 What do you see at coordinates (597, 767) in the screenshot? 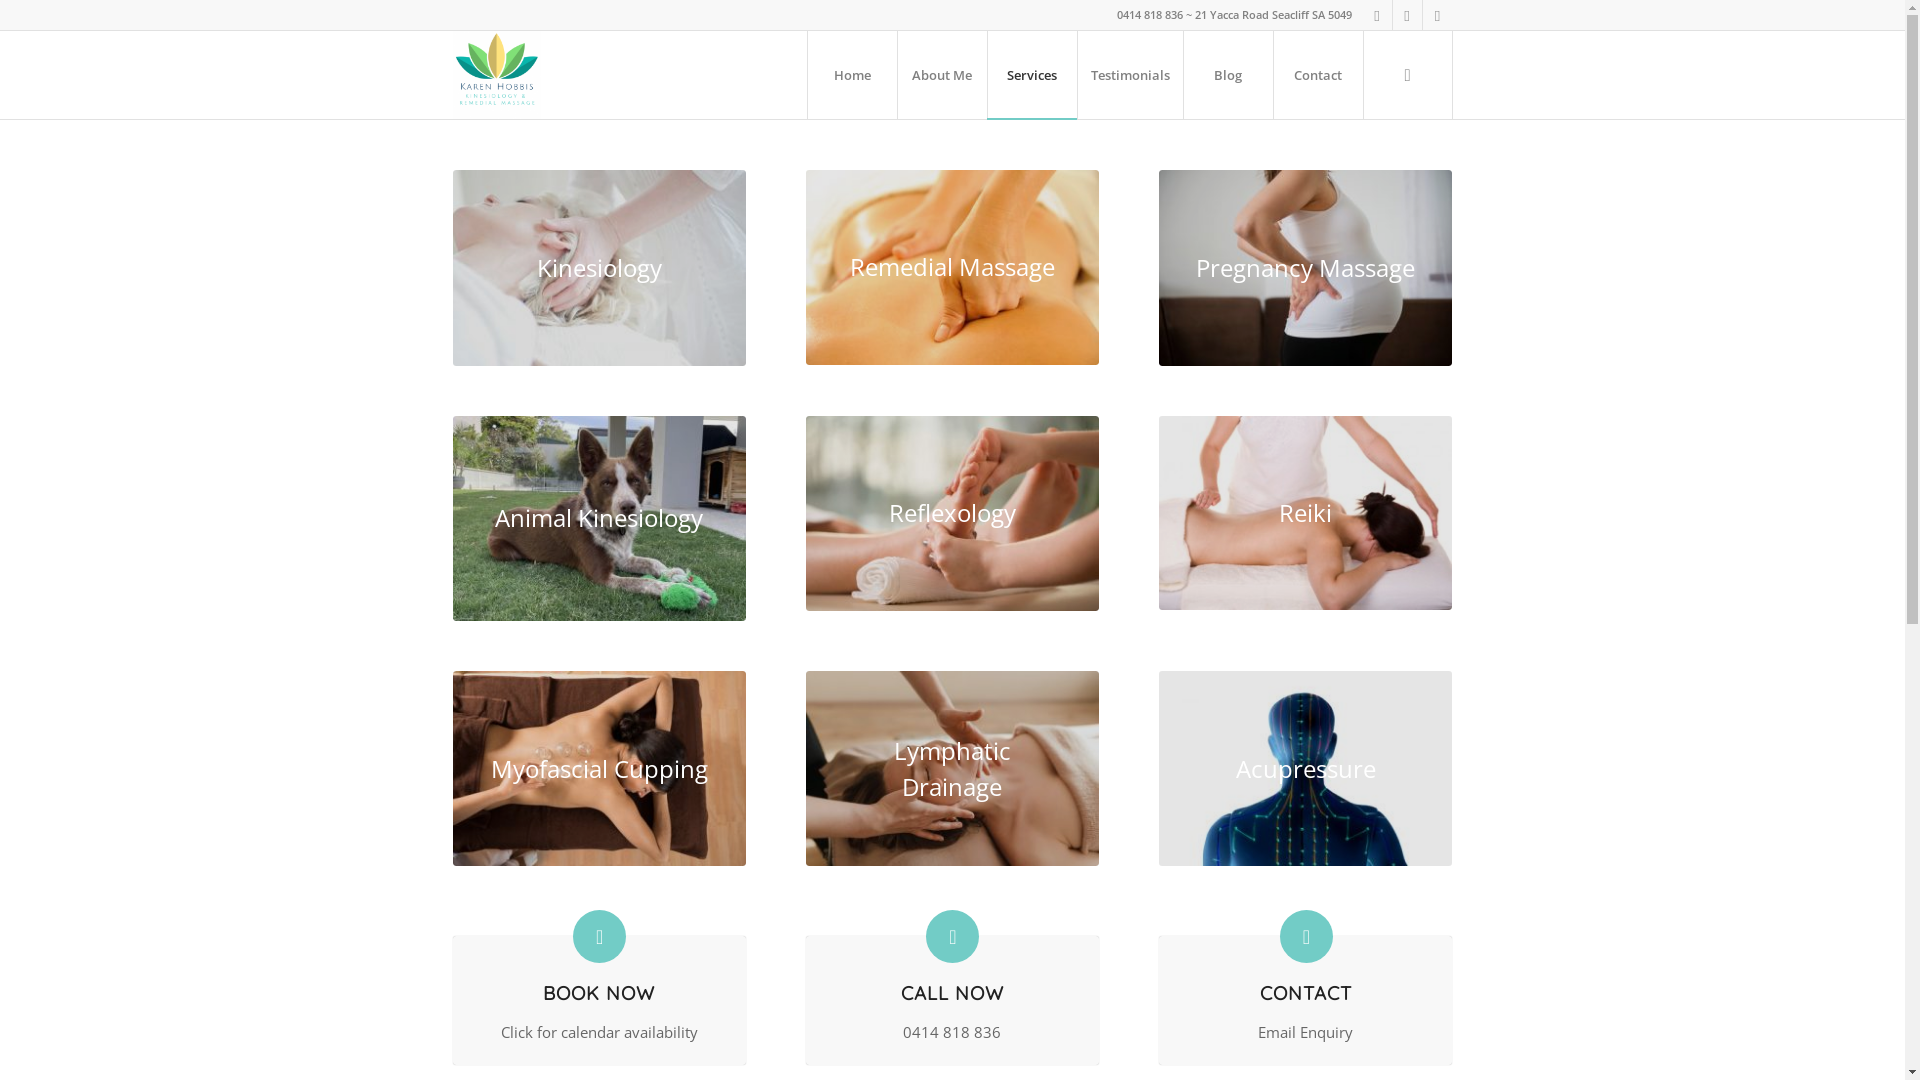
I see `'Myofascial Cupping'` at bounding box center [597, 767].